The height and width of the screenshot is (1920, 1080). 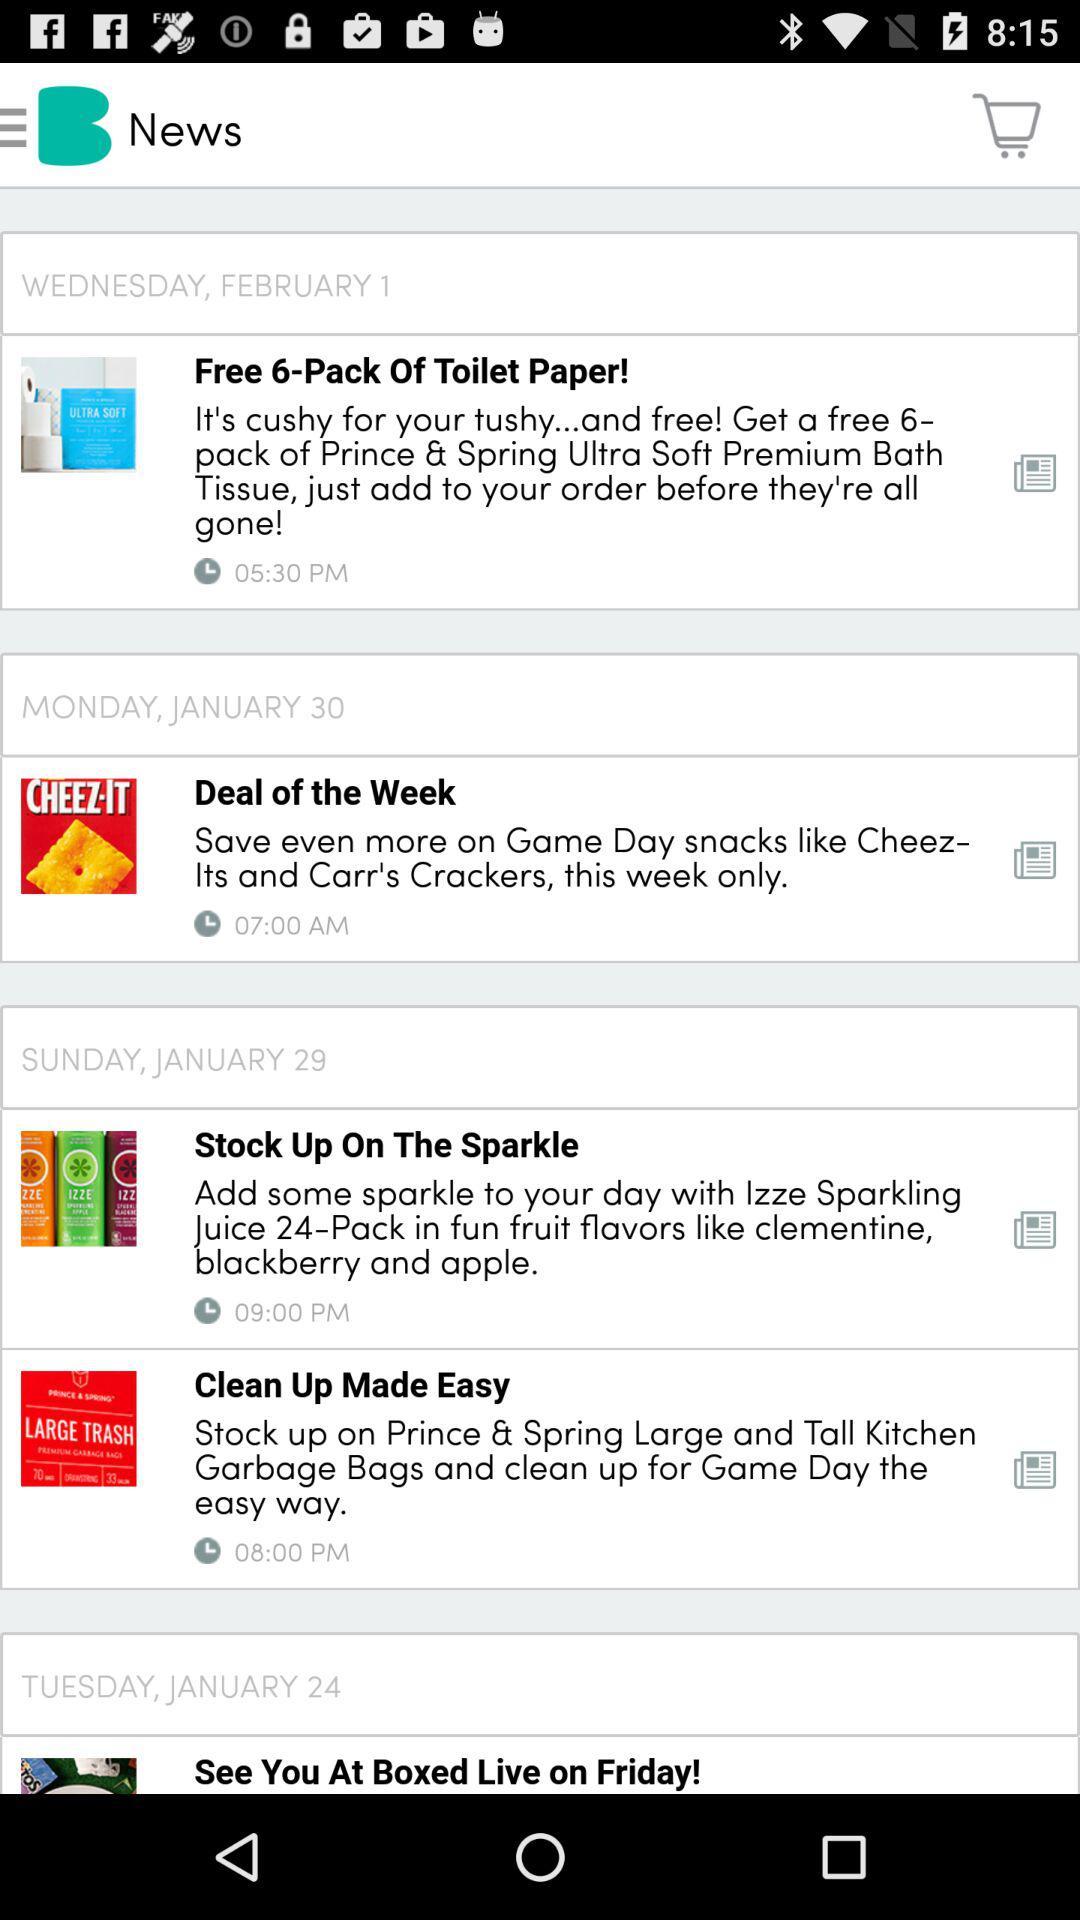 I want to click on wednesday, february 1 item, so click(x=540, y=282).